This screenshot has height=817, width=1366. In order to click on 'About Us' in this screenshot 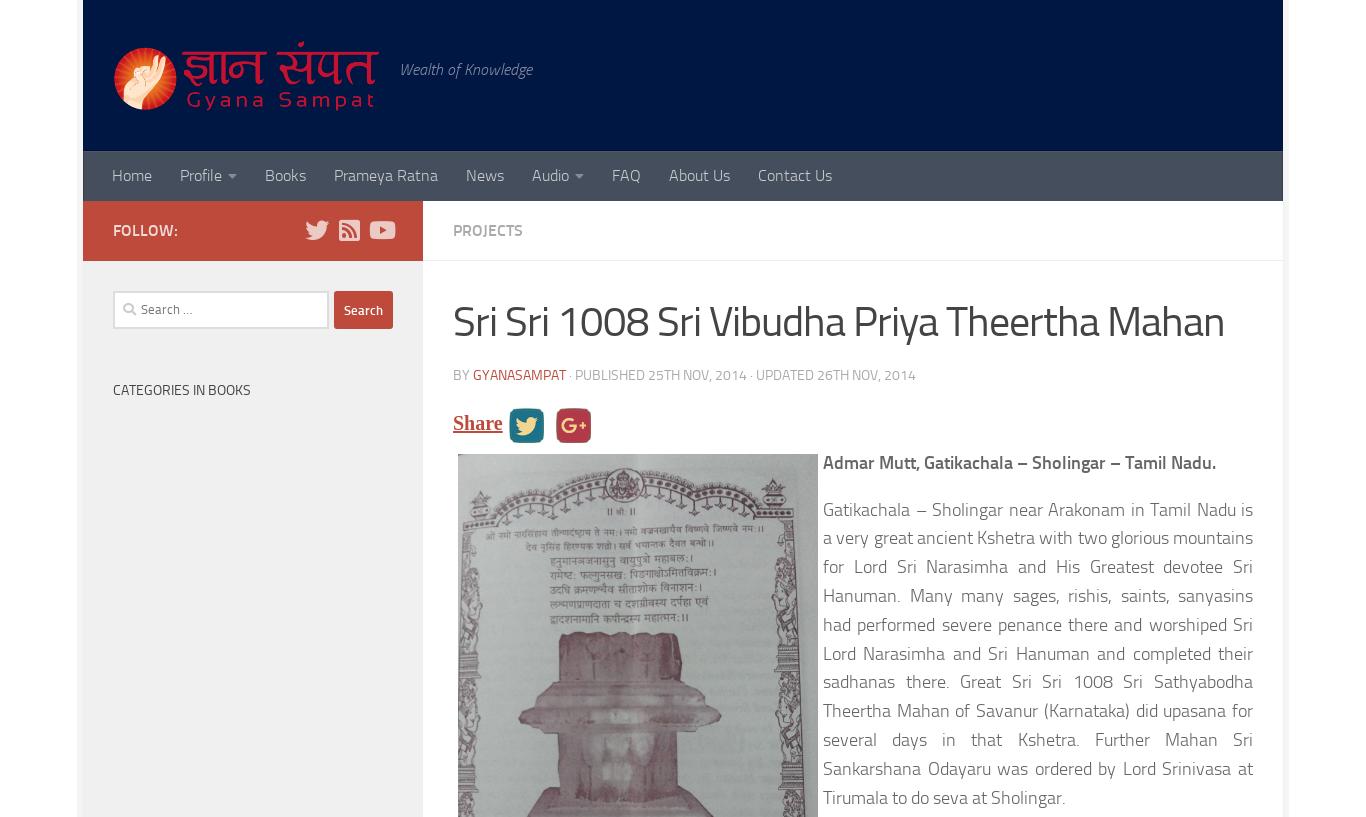, I will do `click(699, 174)`.